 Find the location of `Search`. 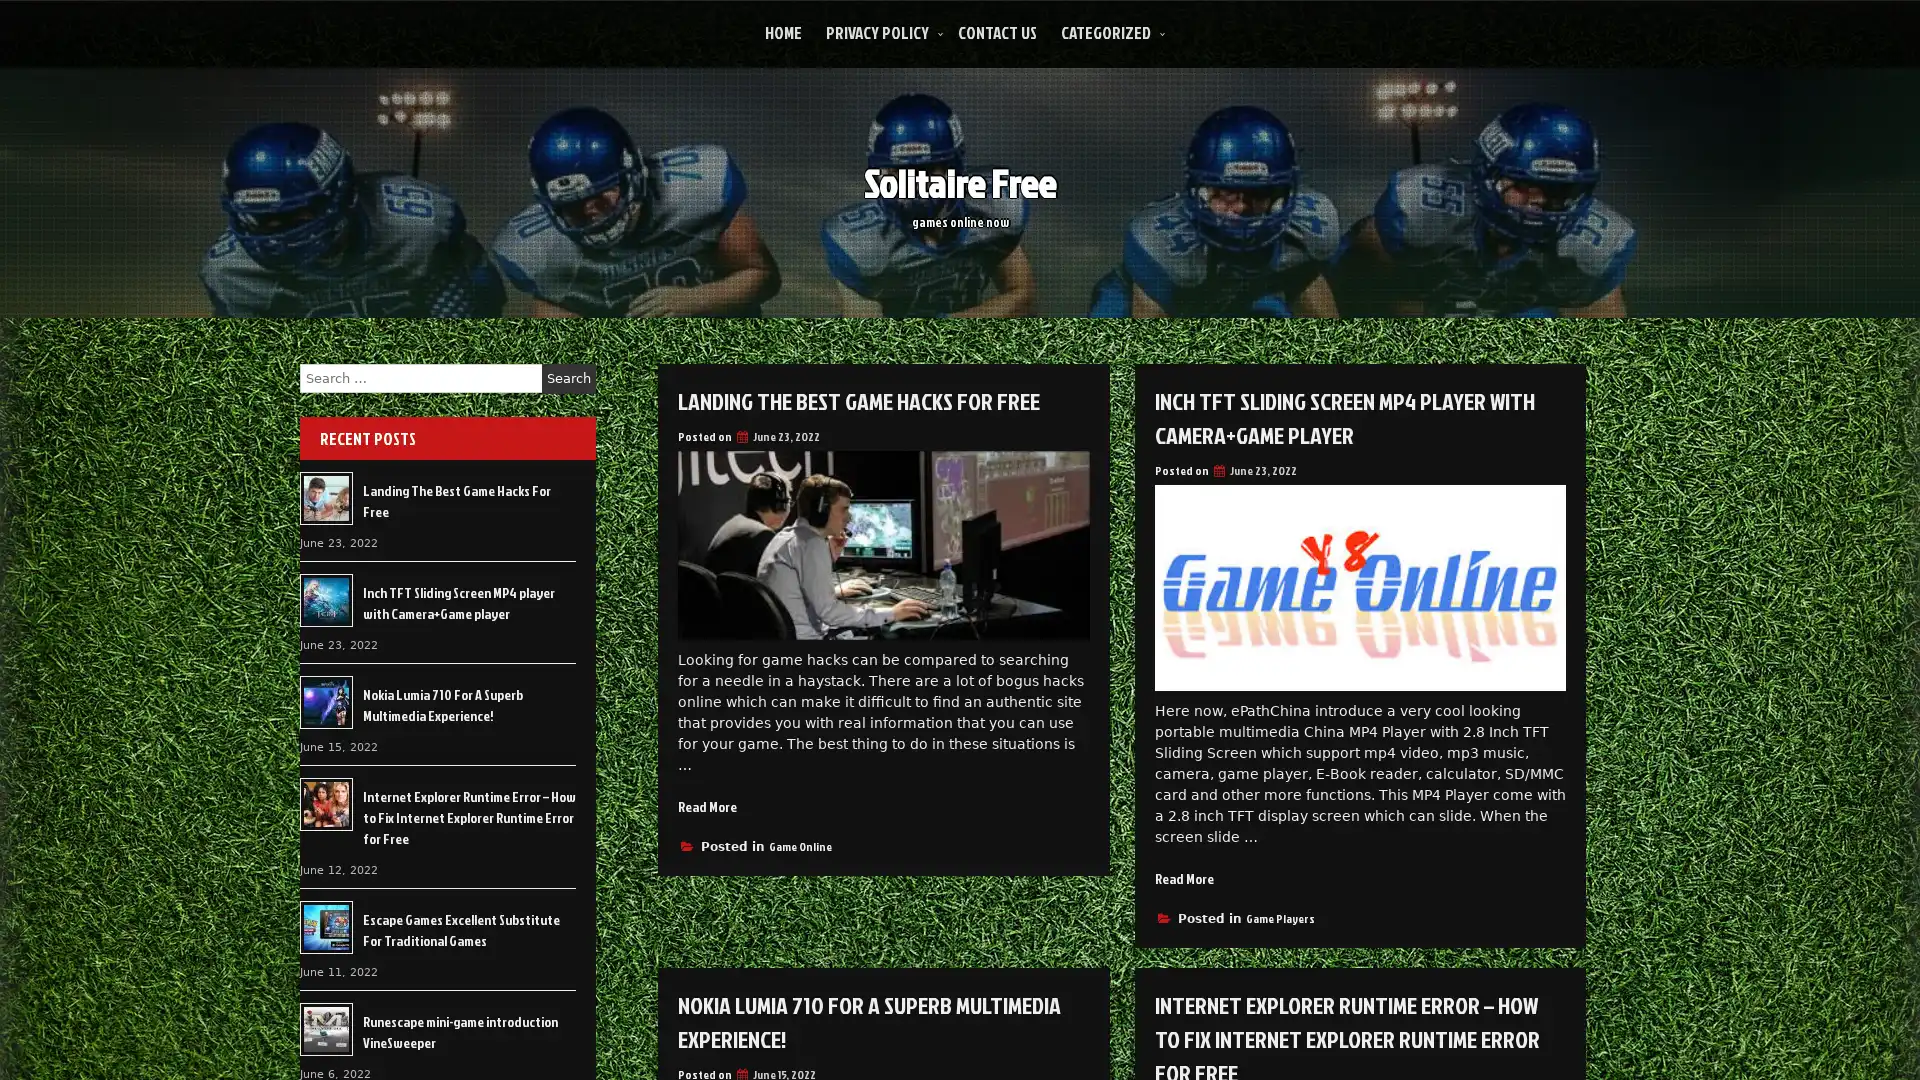

Search is located at coordinates (568, 378).